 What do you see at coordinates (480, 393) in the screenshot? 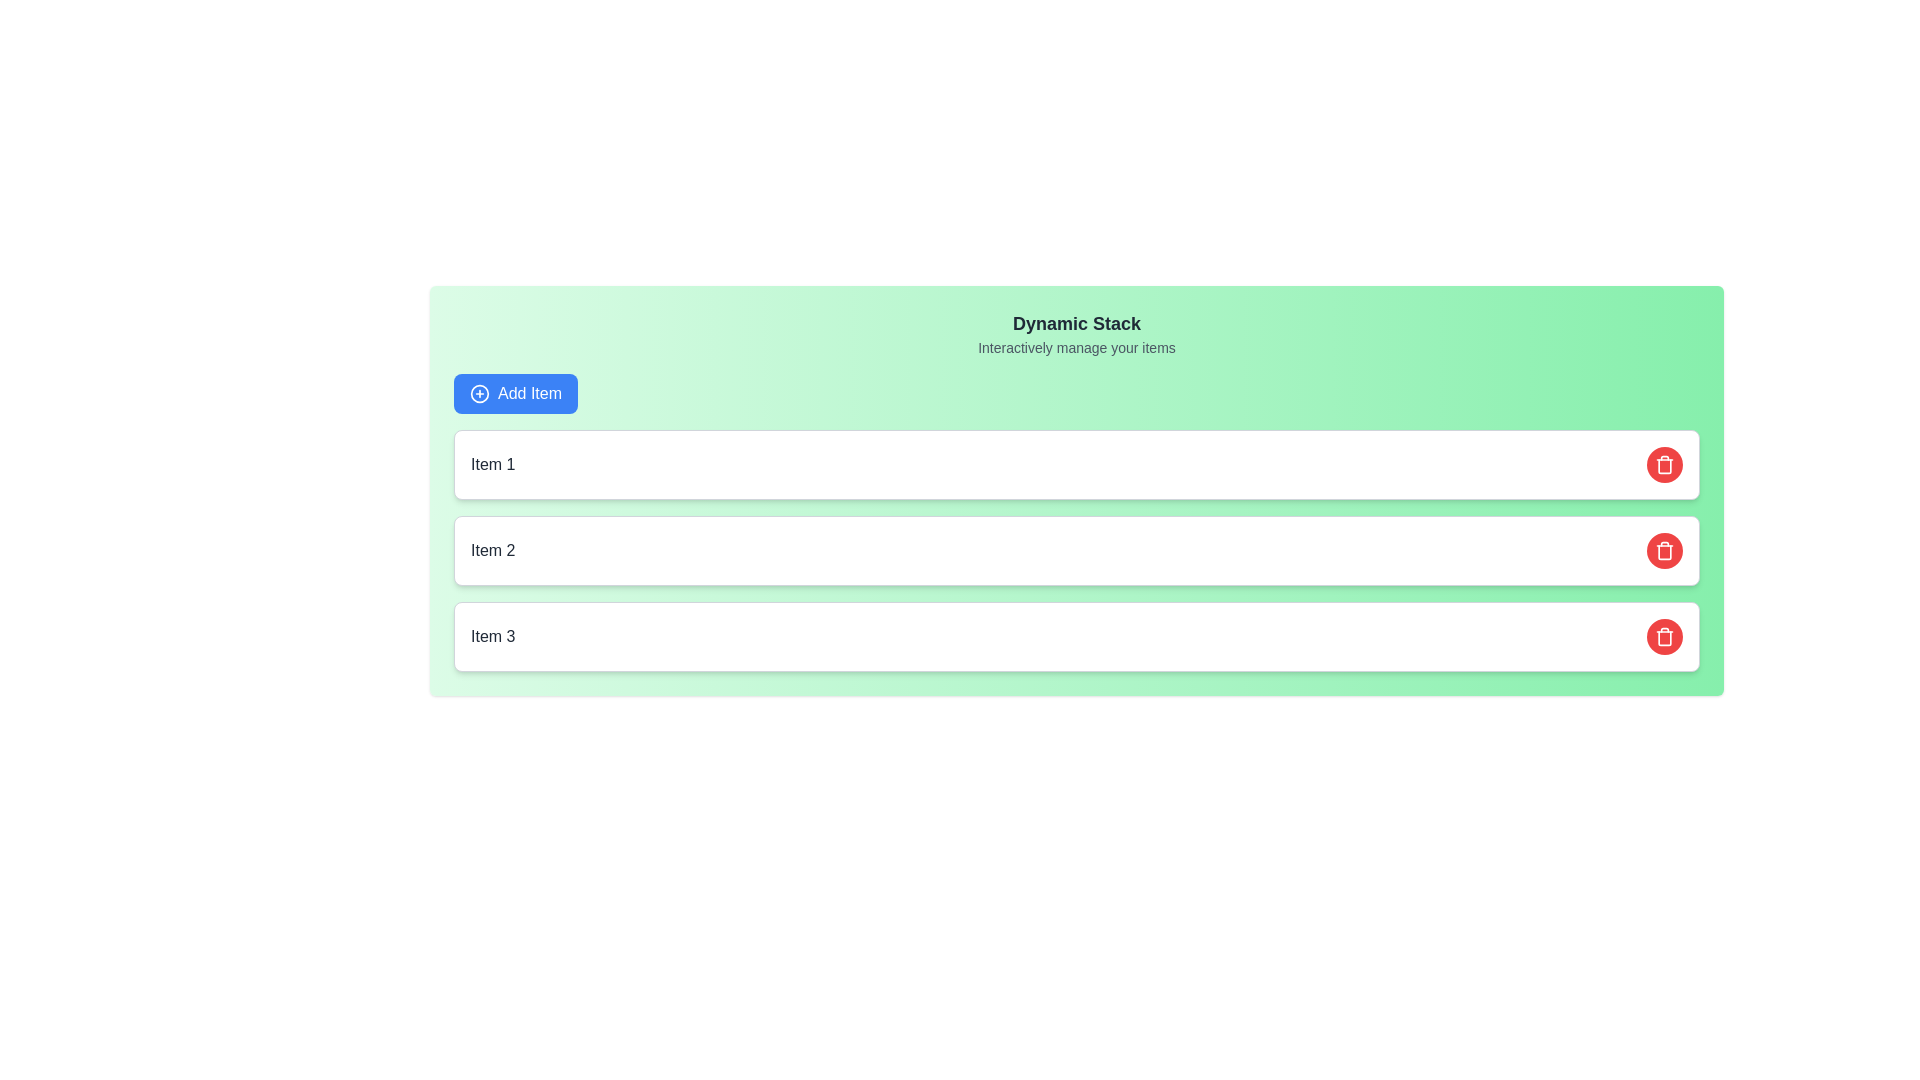
I see `the icon that visually represents the action of adding a new item, located within the 'Add Item' button at the top-left corner of the interface` at bounding box center [480, 393].